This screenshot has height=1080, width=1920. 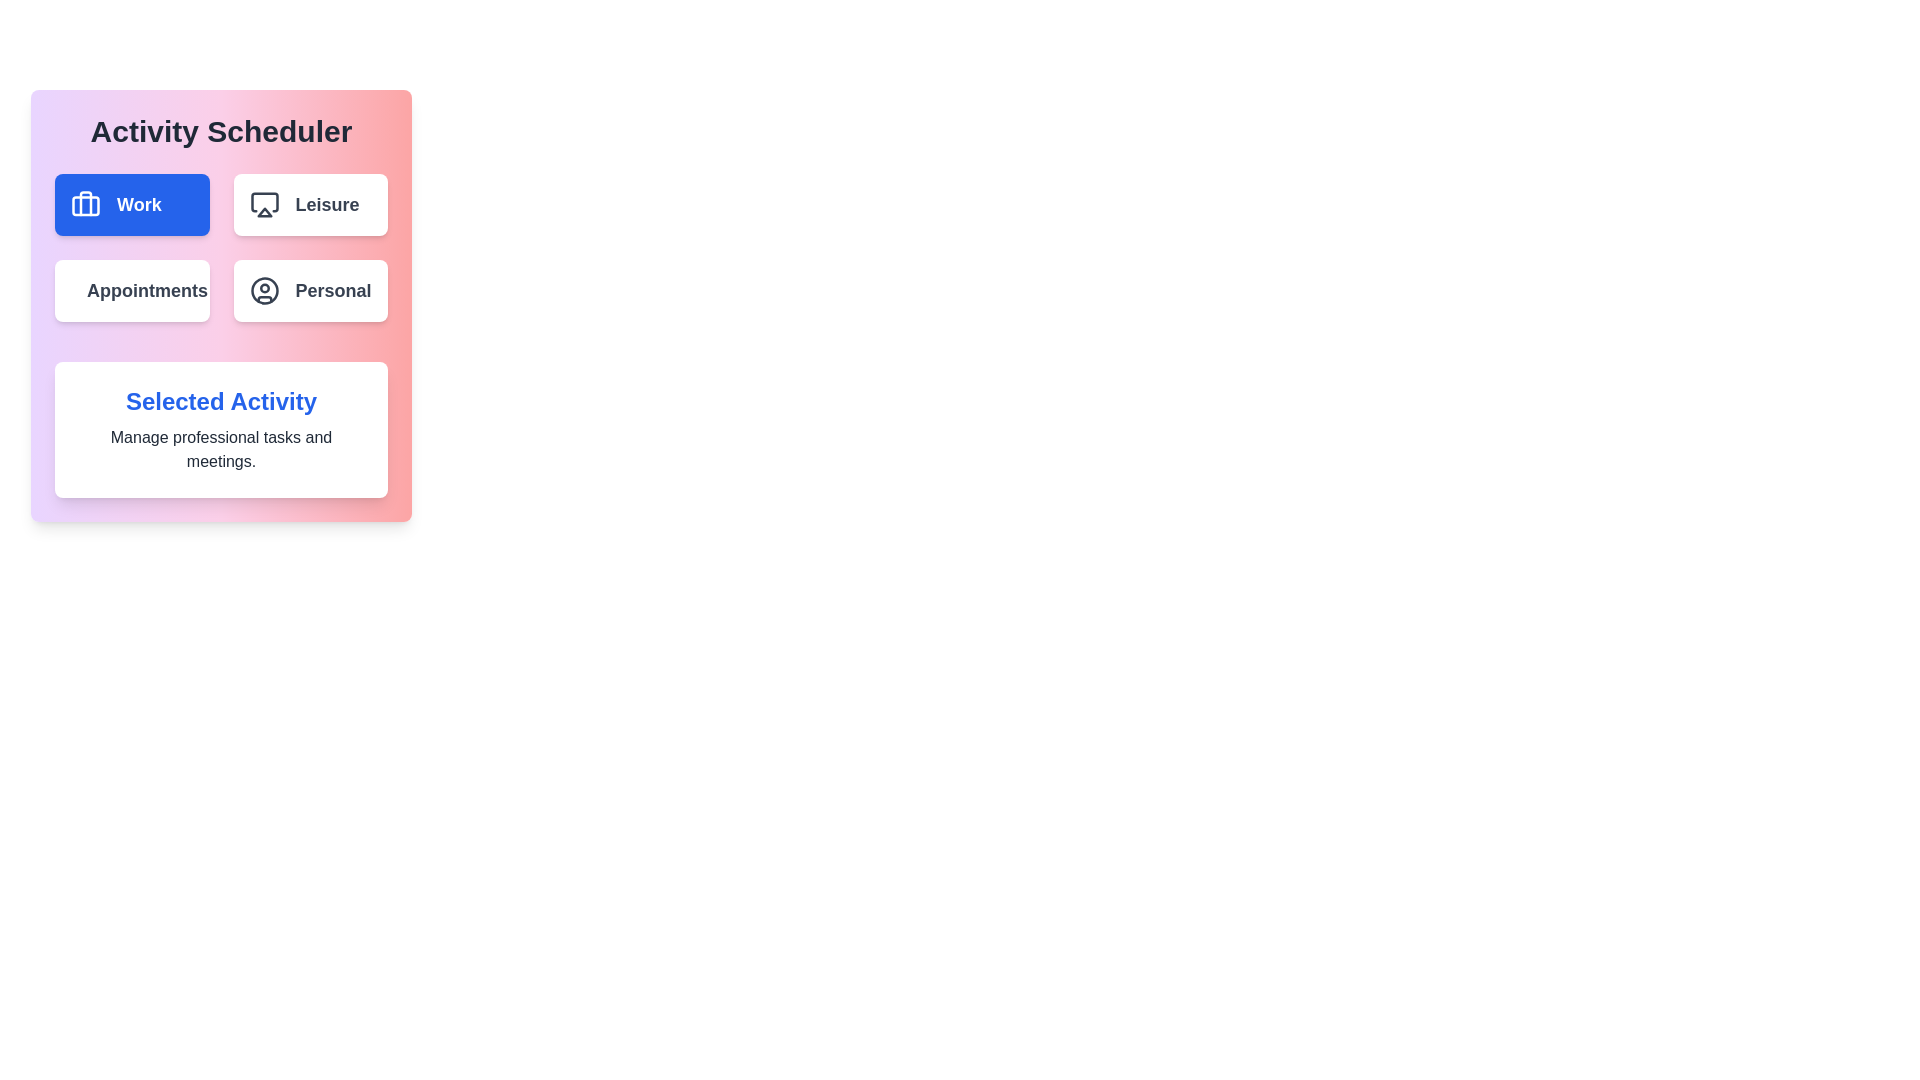 What do you see at coordinates (221, 450) in the screenshot?
I see `the Text Block that provides supplementary information below the heading 'Selected Activity' in the central layout of the interface` at bounding box center [221, 450].